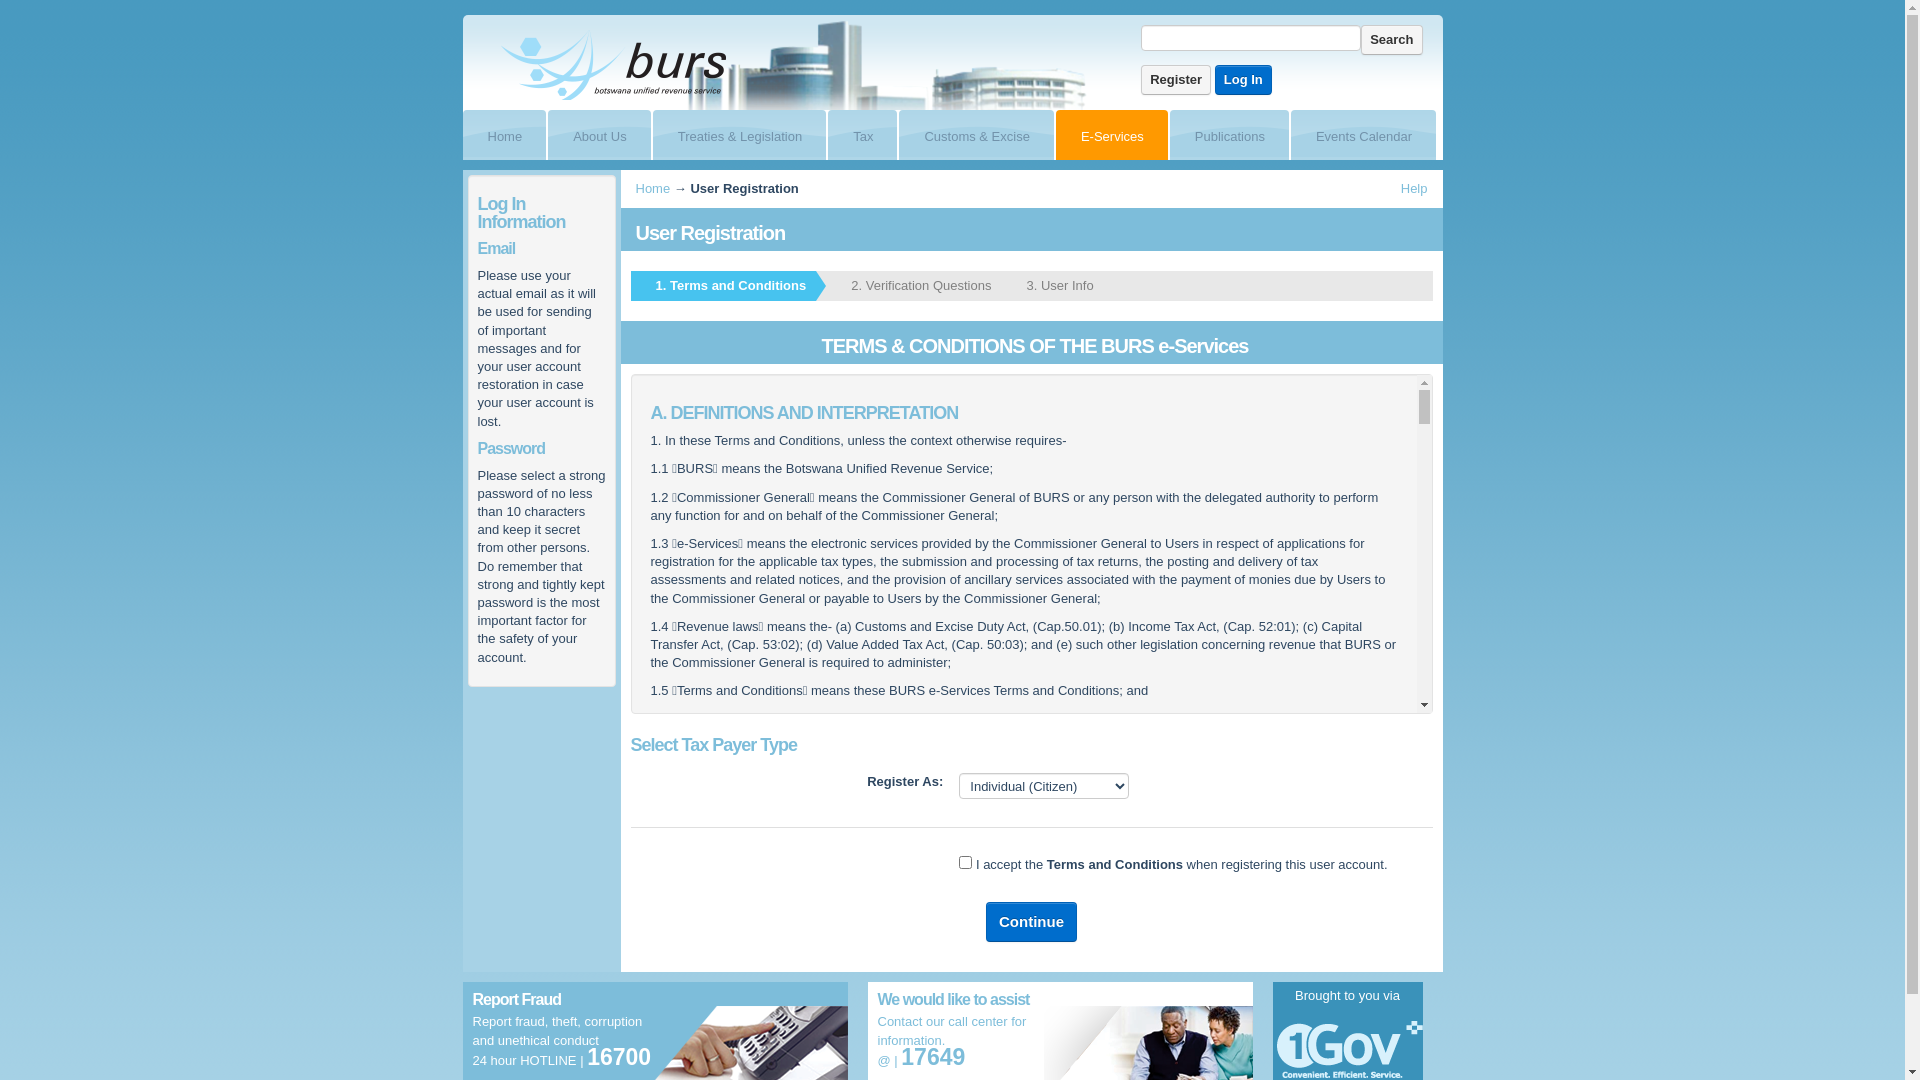  What do you see at coordinates (1291, 135) in the screenshot?
I see `'Events Calendar'` at bounding box center [1291, 135].